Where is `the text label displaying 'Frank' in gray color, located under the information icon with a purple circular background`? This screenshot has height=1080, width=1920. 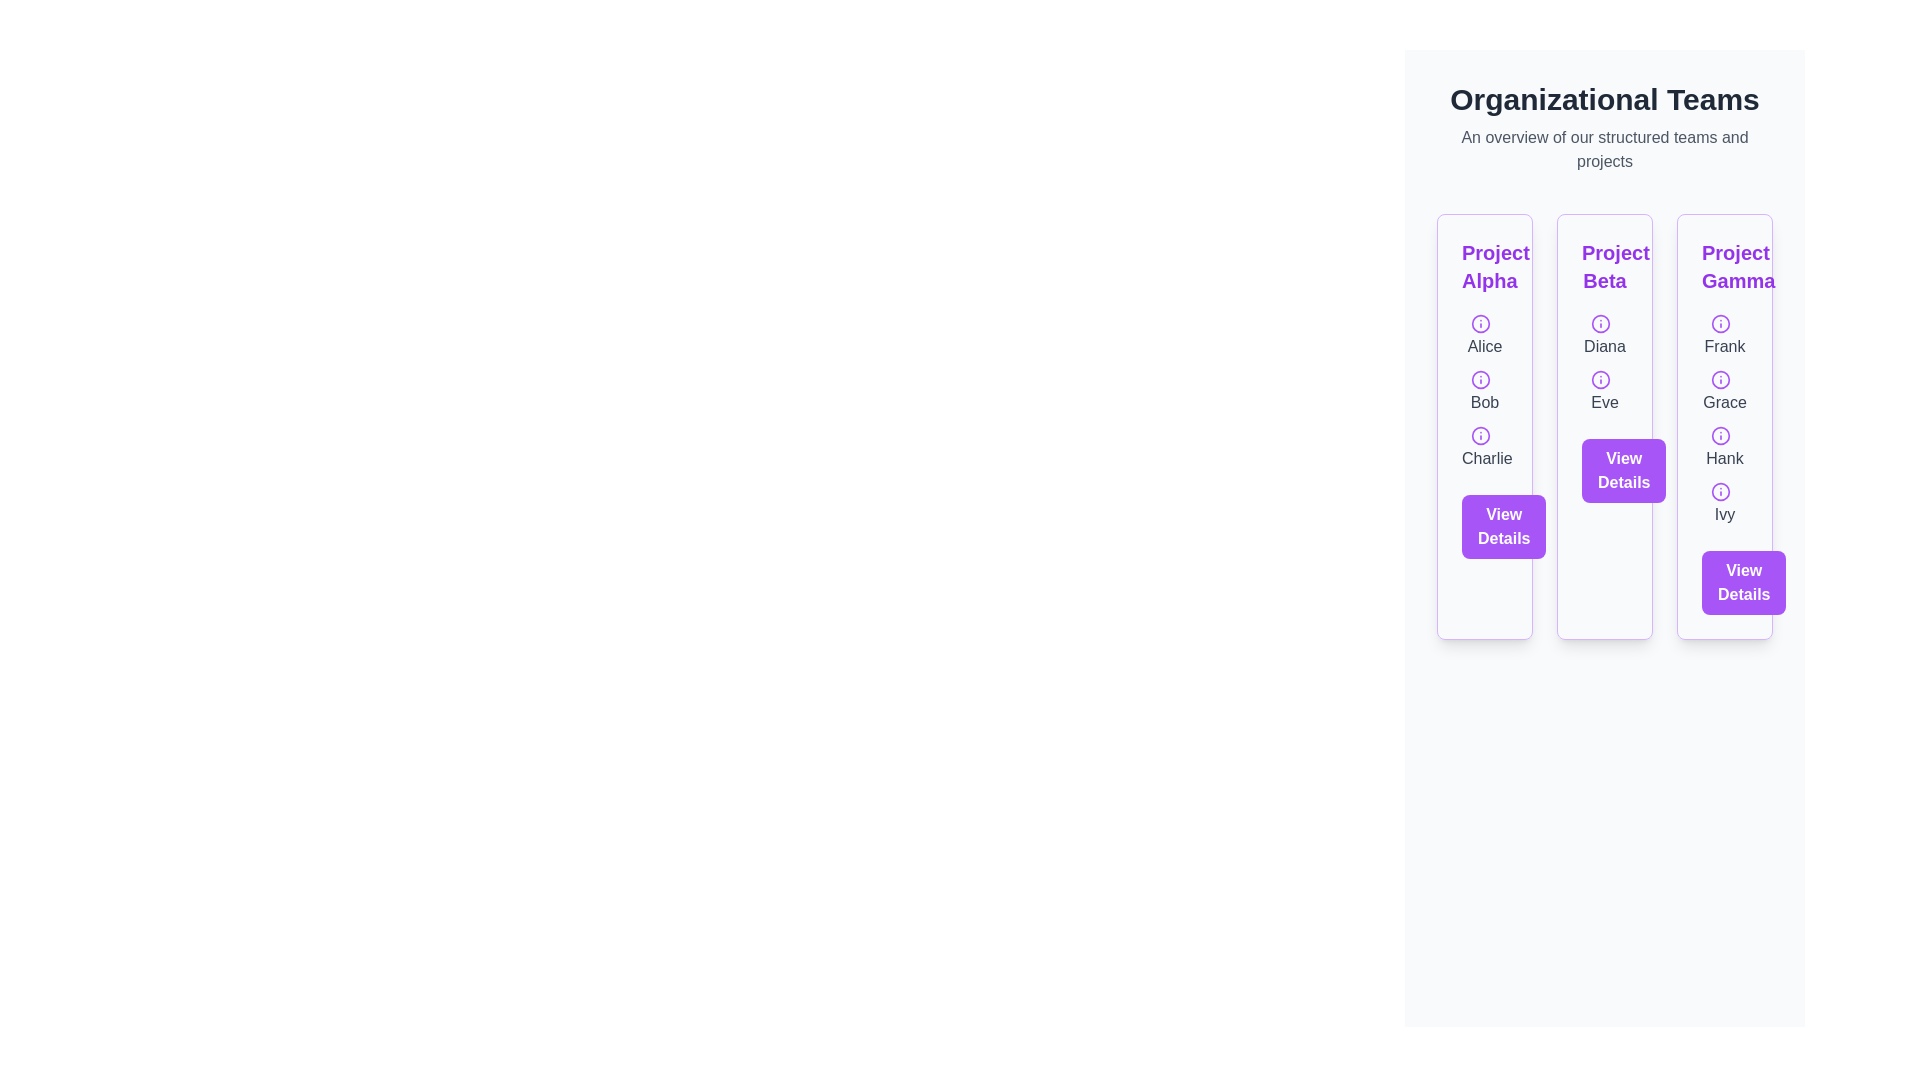
the text label displaying 'Frank' in gray color, located under the information icon with a purple circular background is located at coordinates (1723, 334).